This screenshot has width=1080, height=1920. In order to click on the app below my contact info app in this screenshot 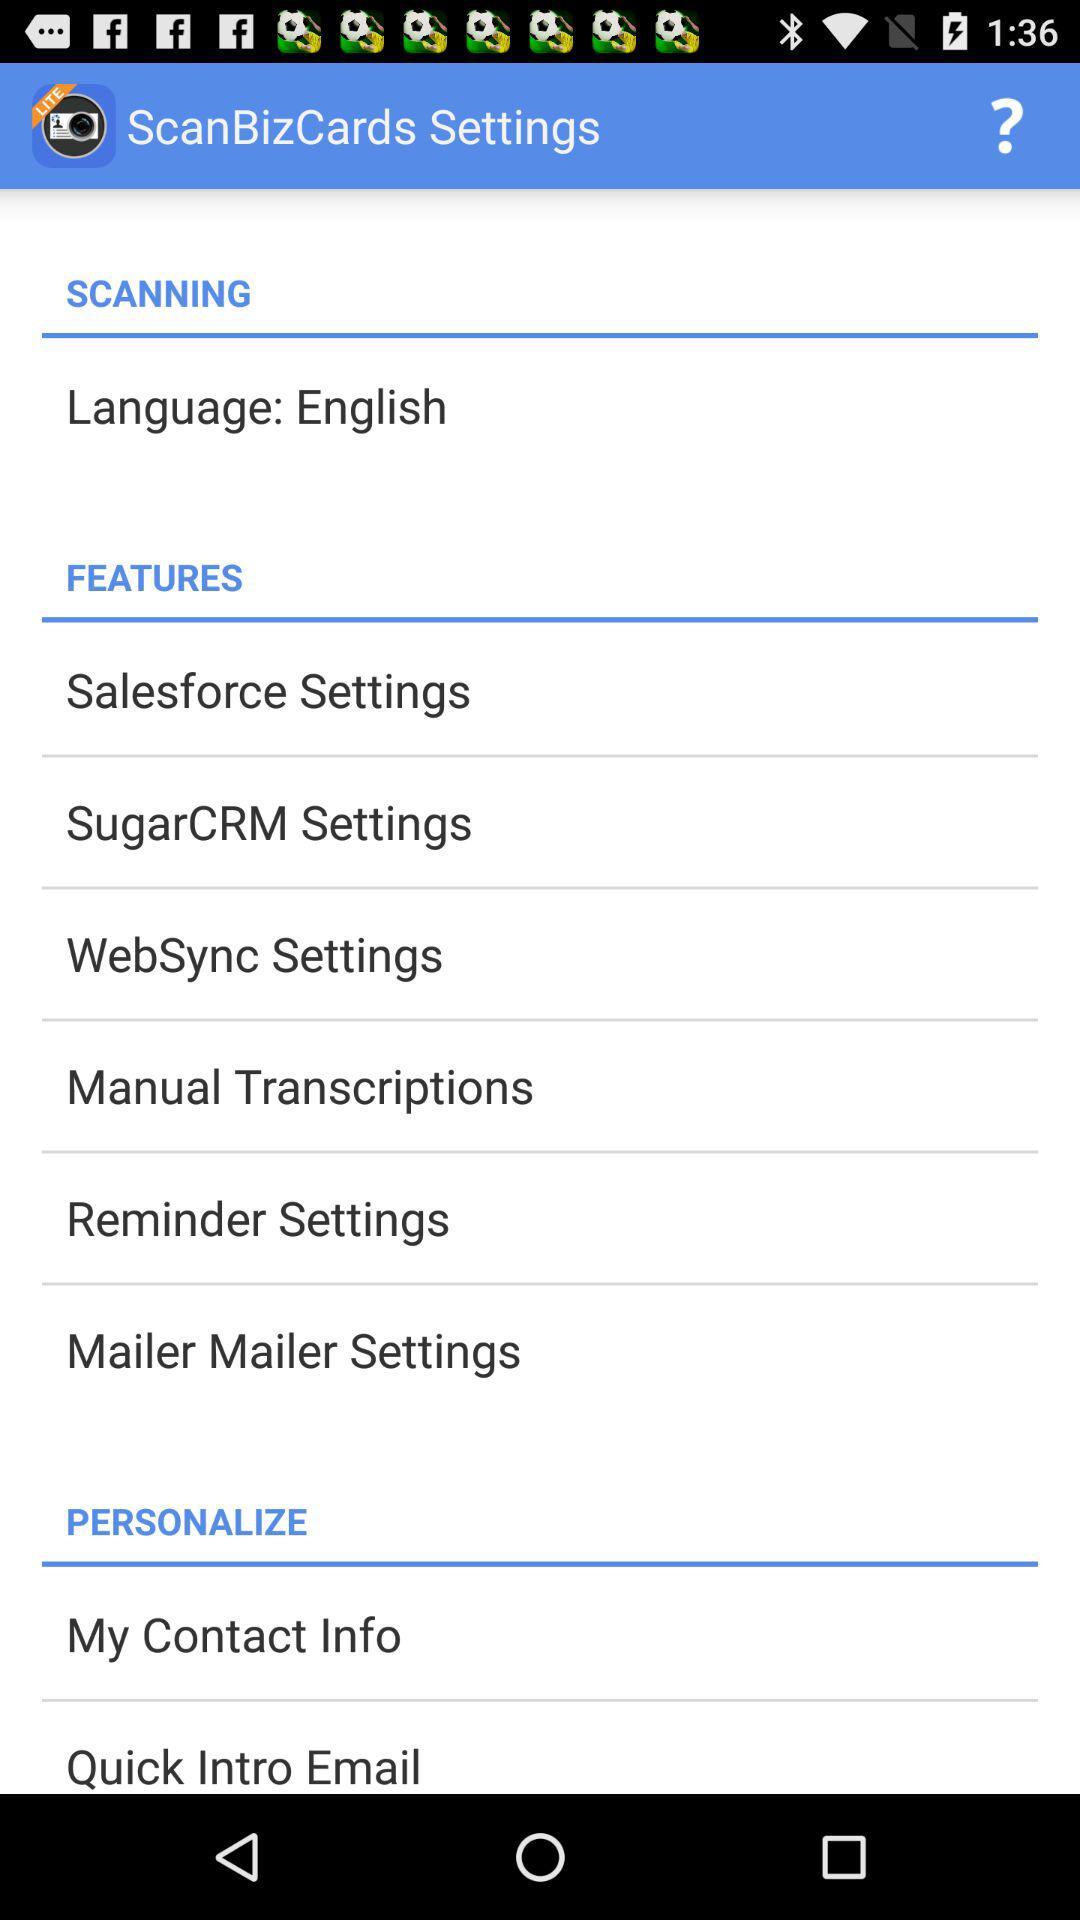, I will do `click(551, 1763)`.